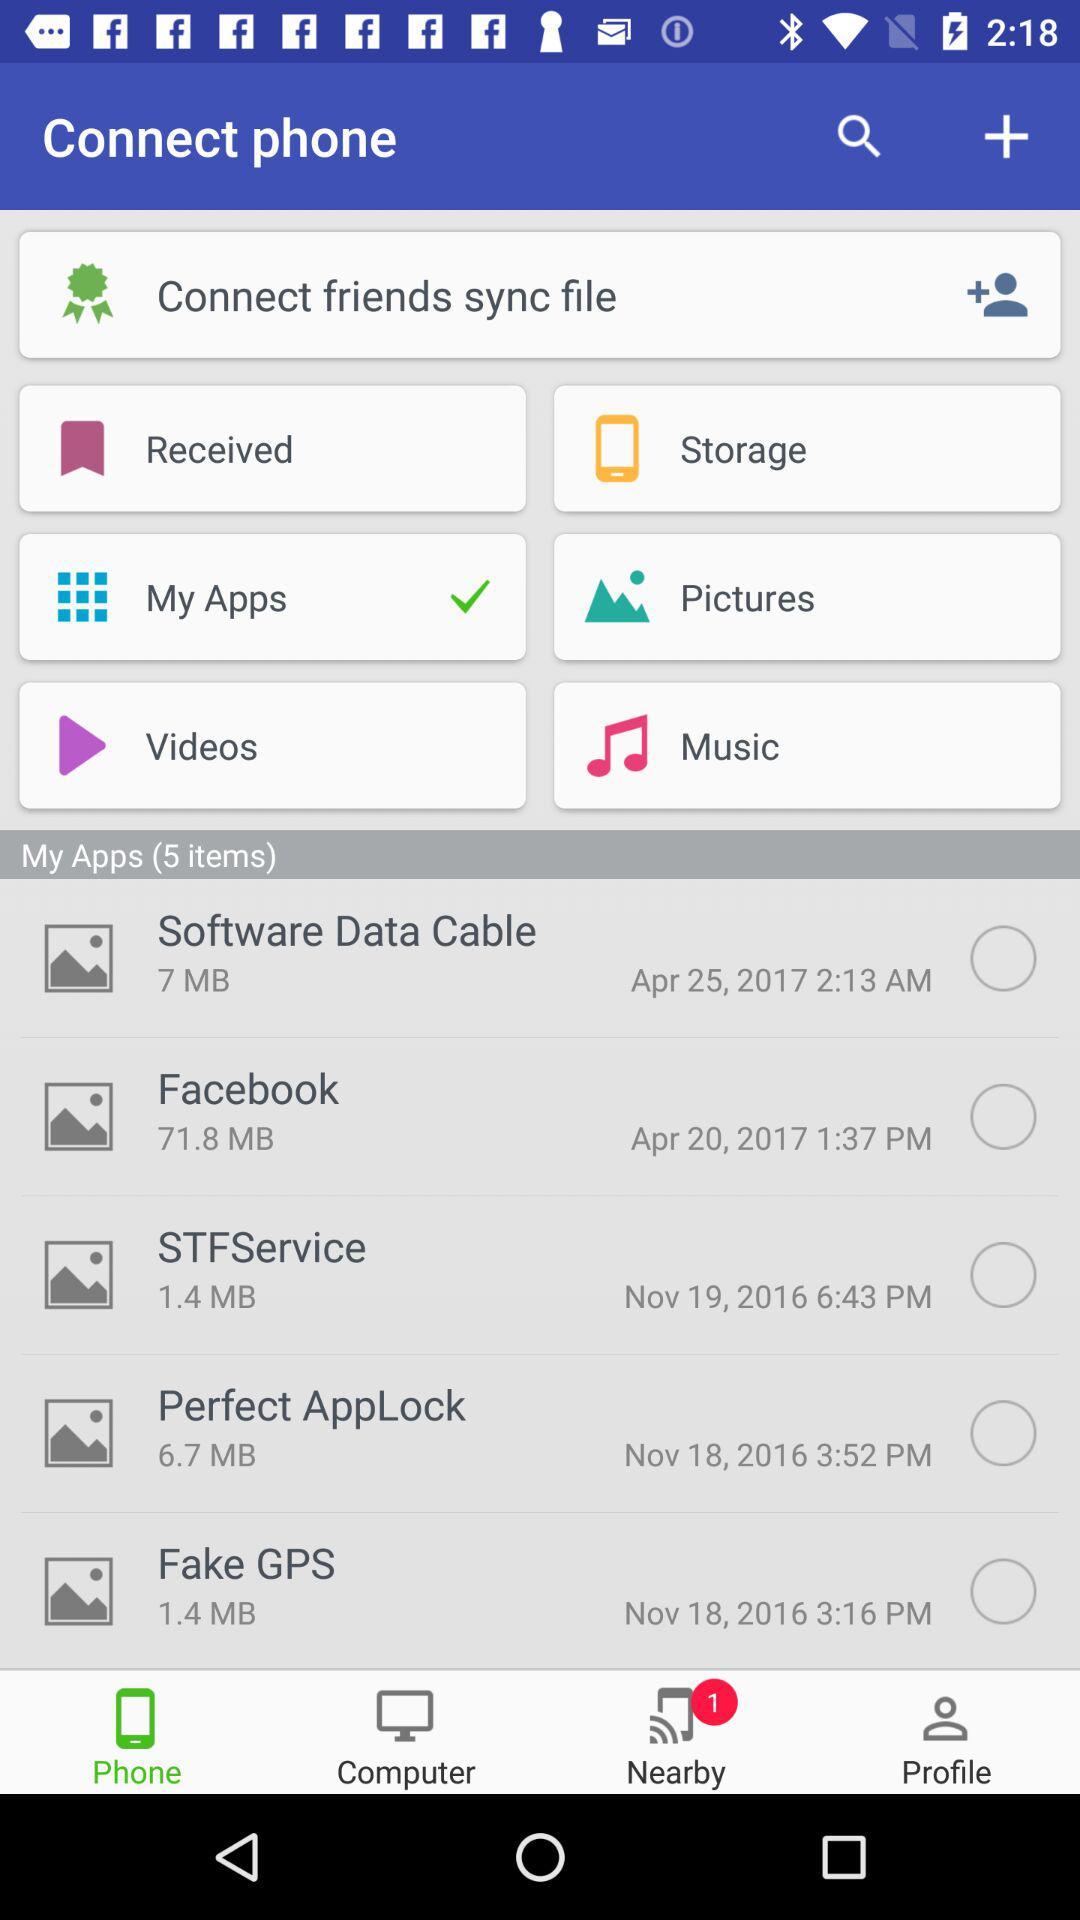 Image resolution: width=1080 pixels, height=1920 pixels. What do you see at coordinates (81, 595) in the screenshot?
I see `the app to the left of my apps icon` at bounding box center [81, 595].